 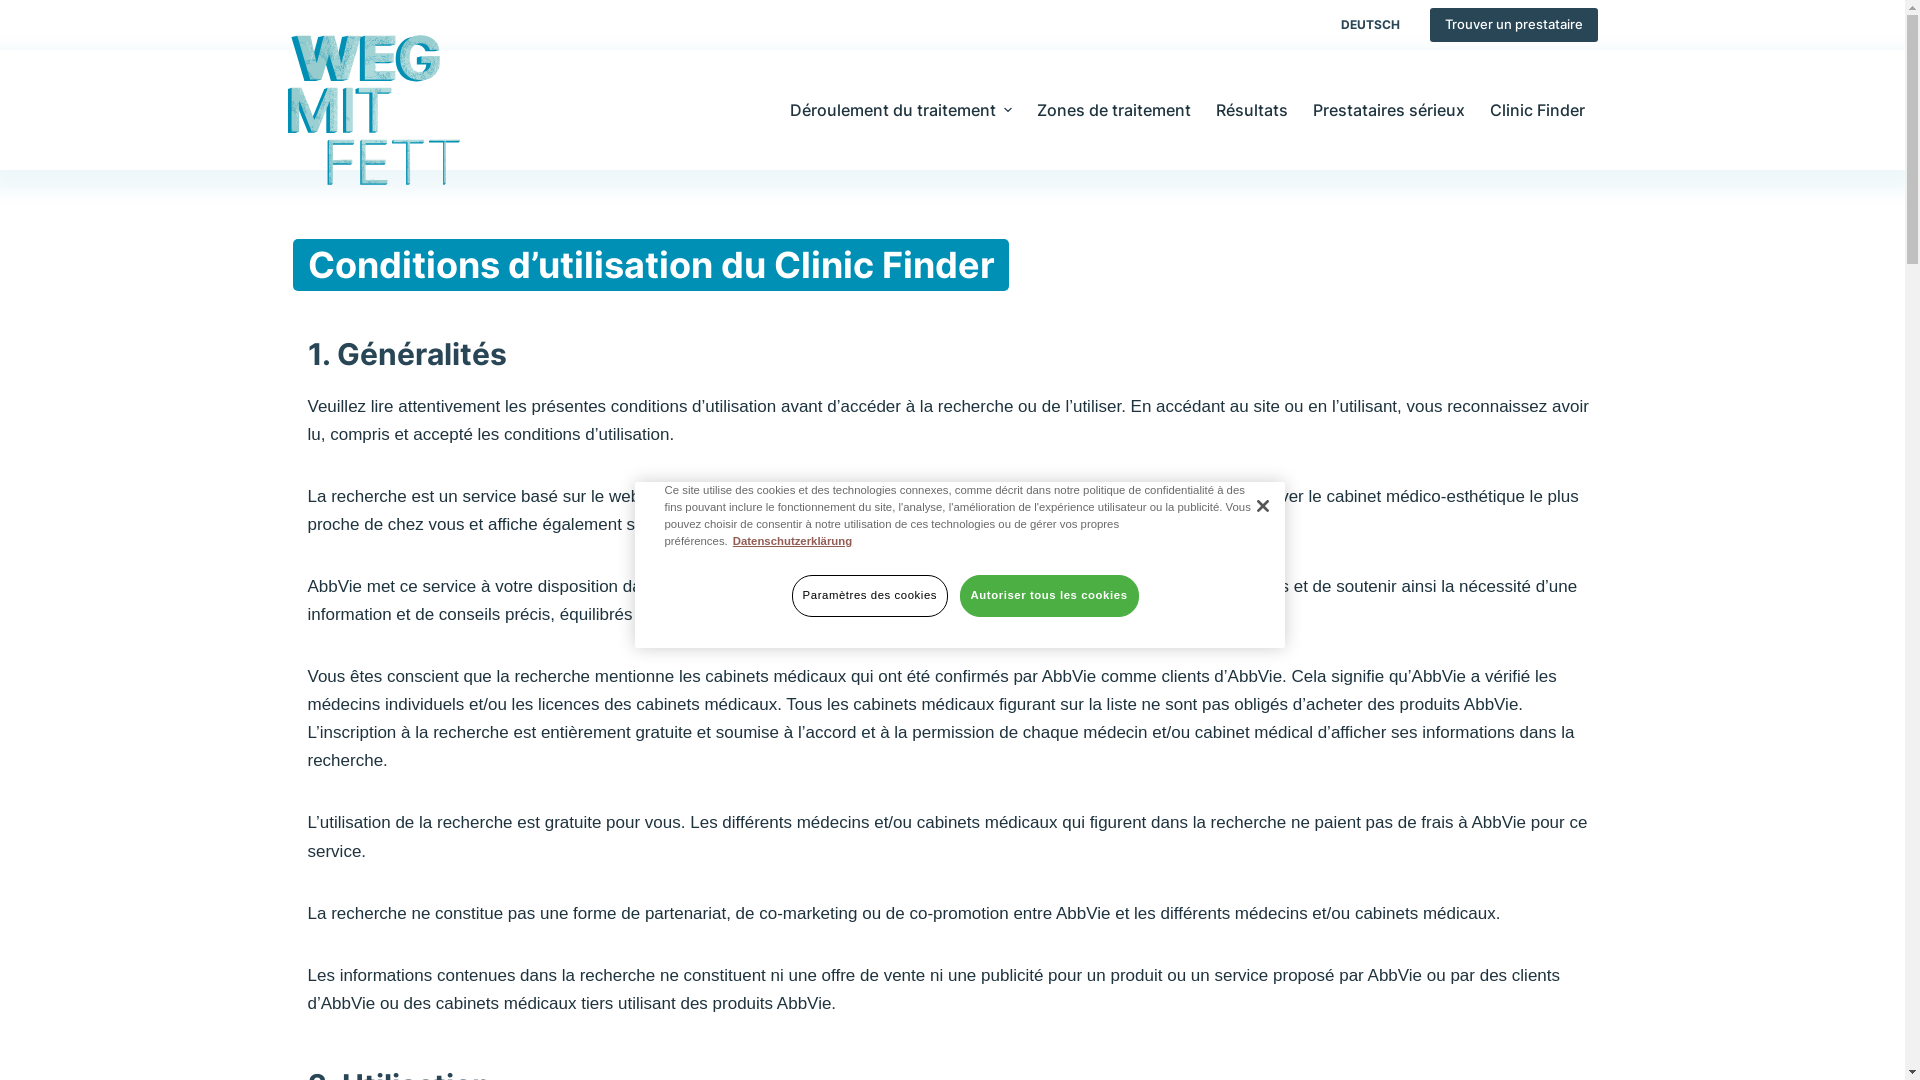 I want to click on 'Trouver un prestataire', so click(x=1513, y=24).